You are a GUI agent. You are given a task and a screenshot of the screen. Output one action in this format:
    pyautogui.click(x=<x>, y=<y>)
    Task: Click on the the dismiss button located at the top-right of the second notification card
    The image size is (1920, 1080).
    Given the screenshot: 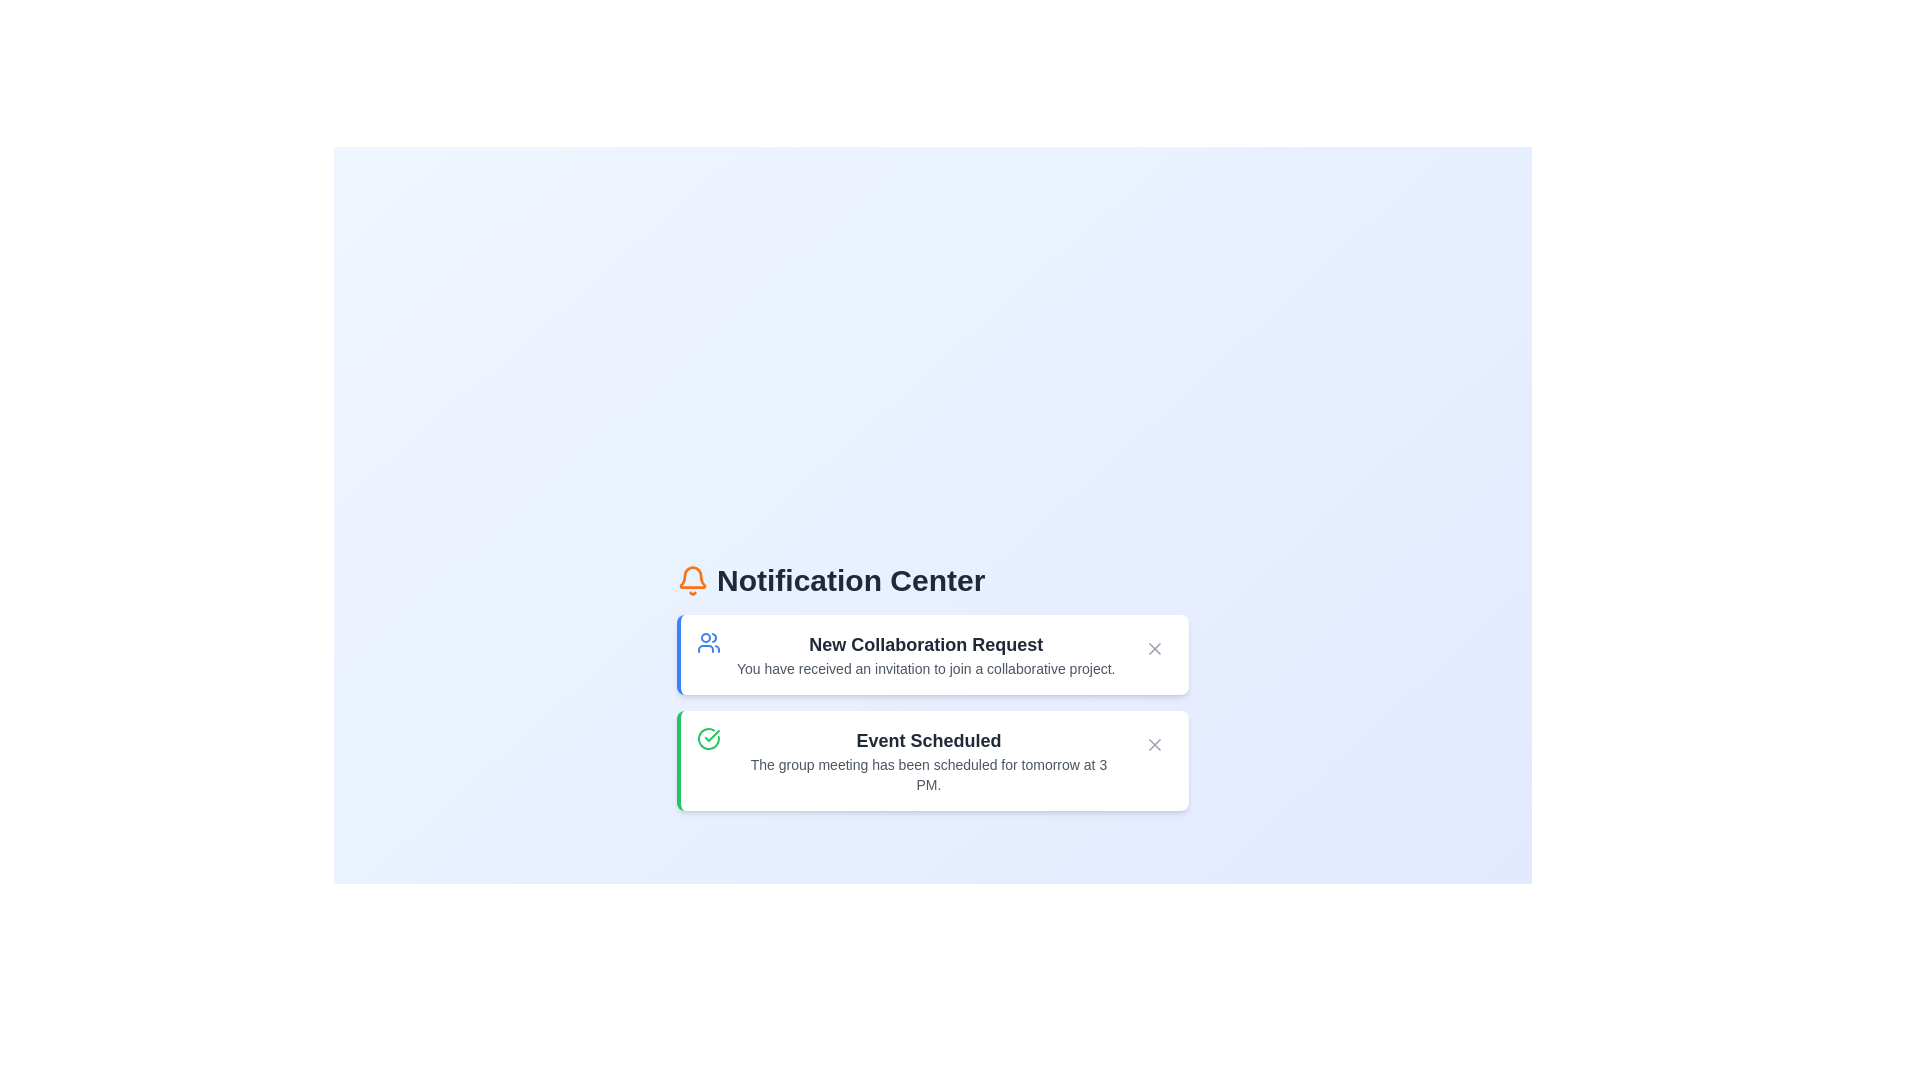 What is the action you would take?
    pyautogui.click(x=1155, y=744)
    